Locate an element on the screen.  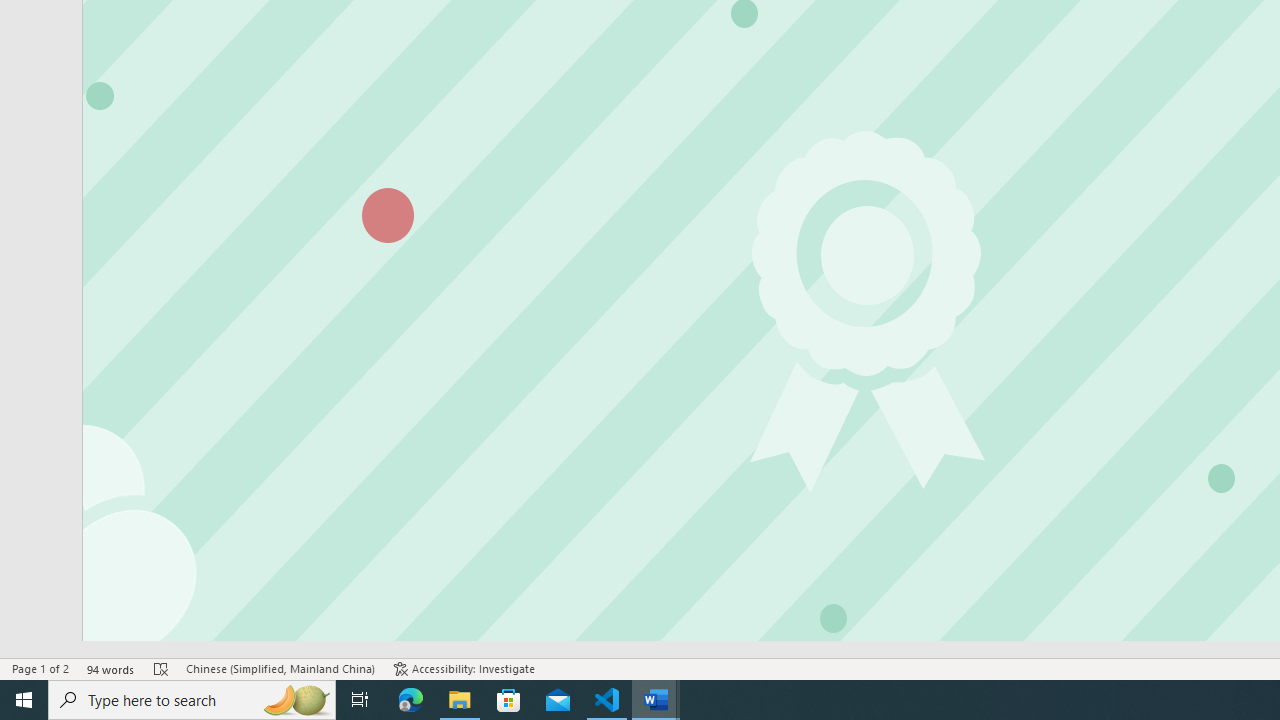
'Language Chinese (Simplified, Mainland China)' is located at coordinates (279, 669).